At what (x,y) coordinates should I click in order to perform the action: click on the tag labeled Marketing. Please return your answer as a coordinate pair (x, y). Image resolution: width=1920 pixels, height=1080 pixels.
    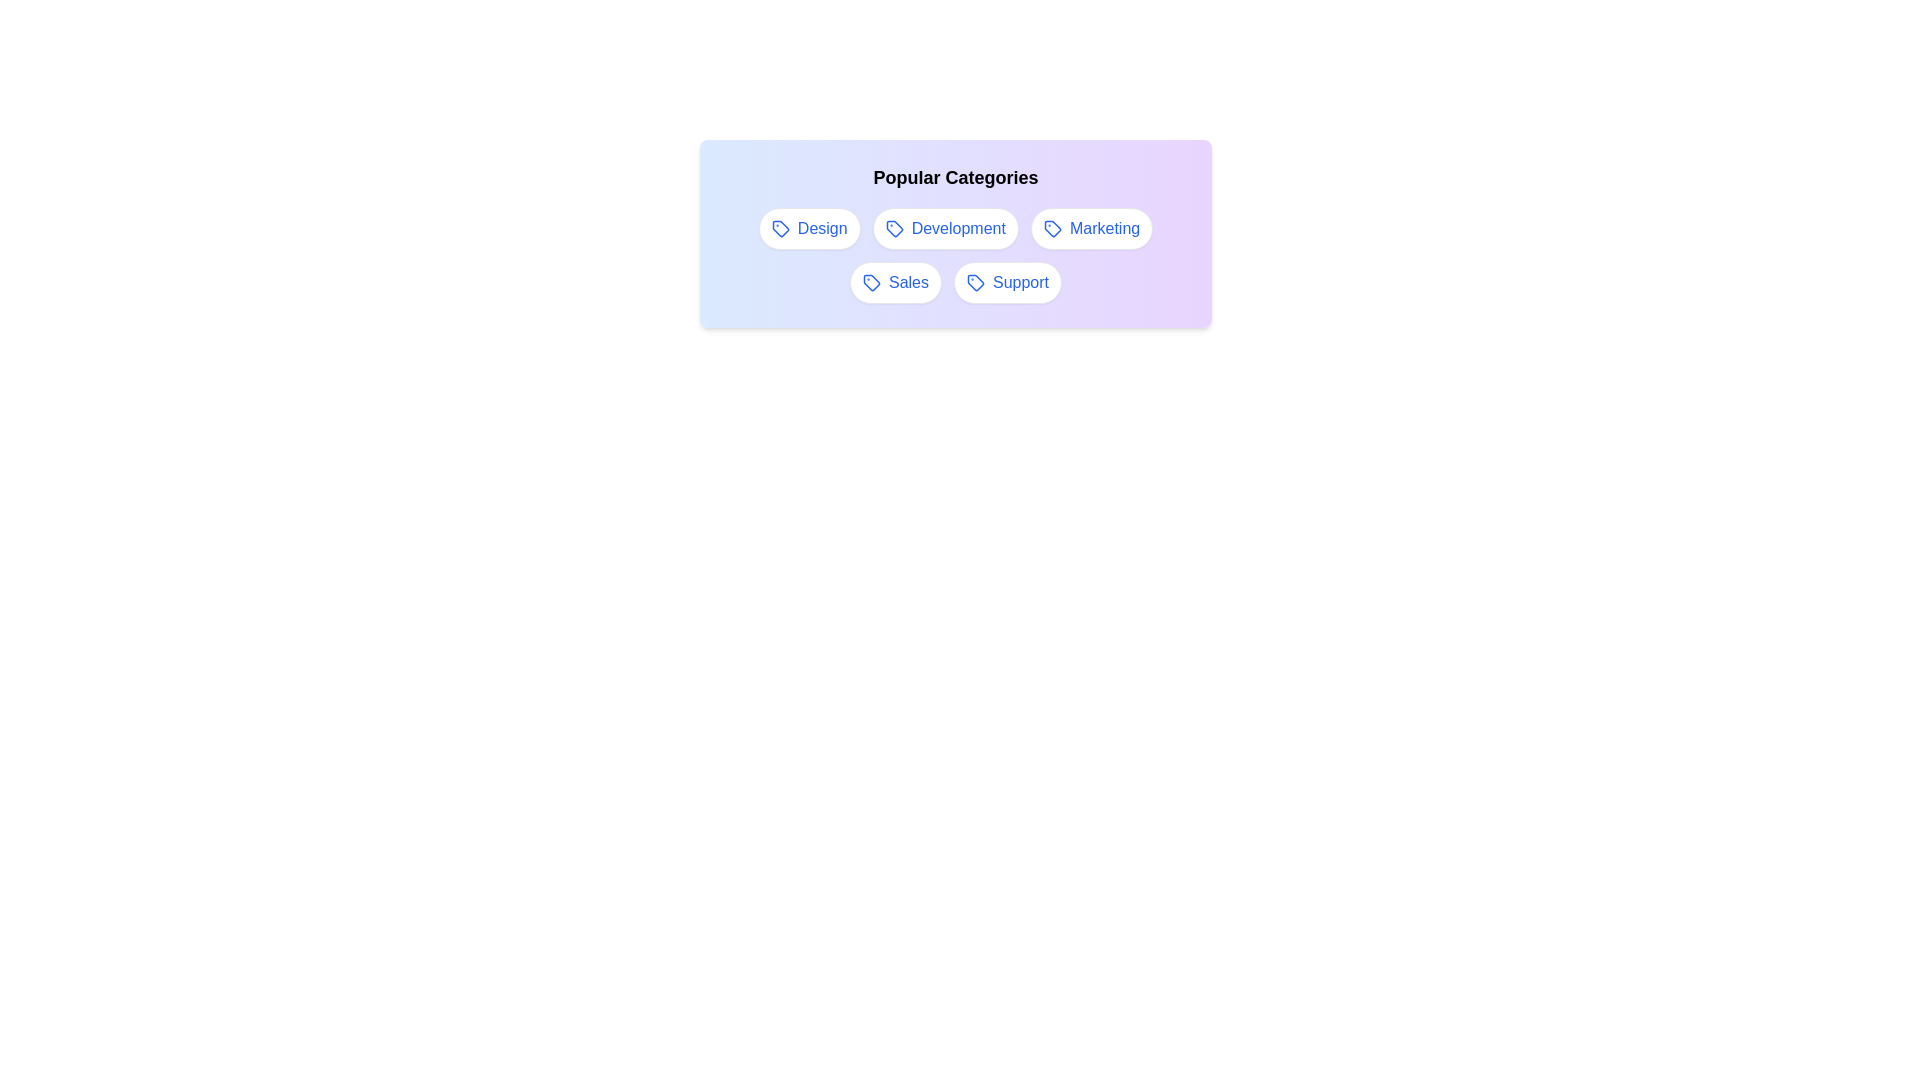
    Looking at the image, I should click on (1091, 227).